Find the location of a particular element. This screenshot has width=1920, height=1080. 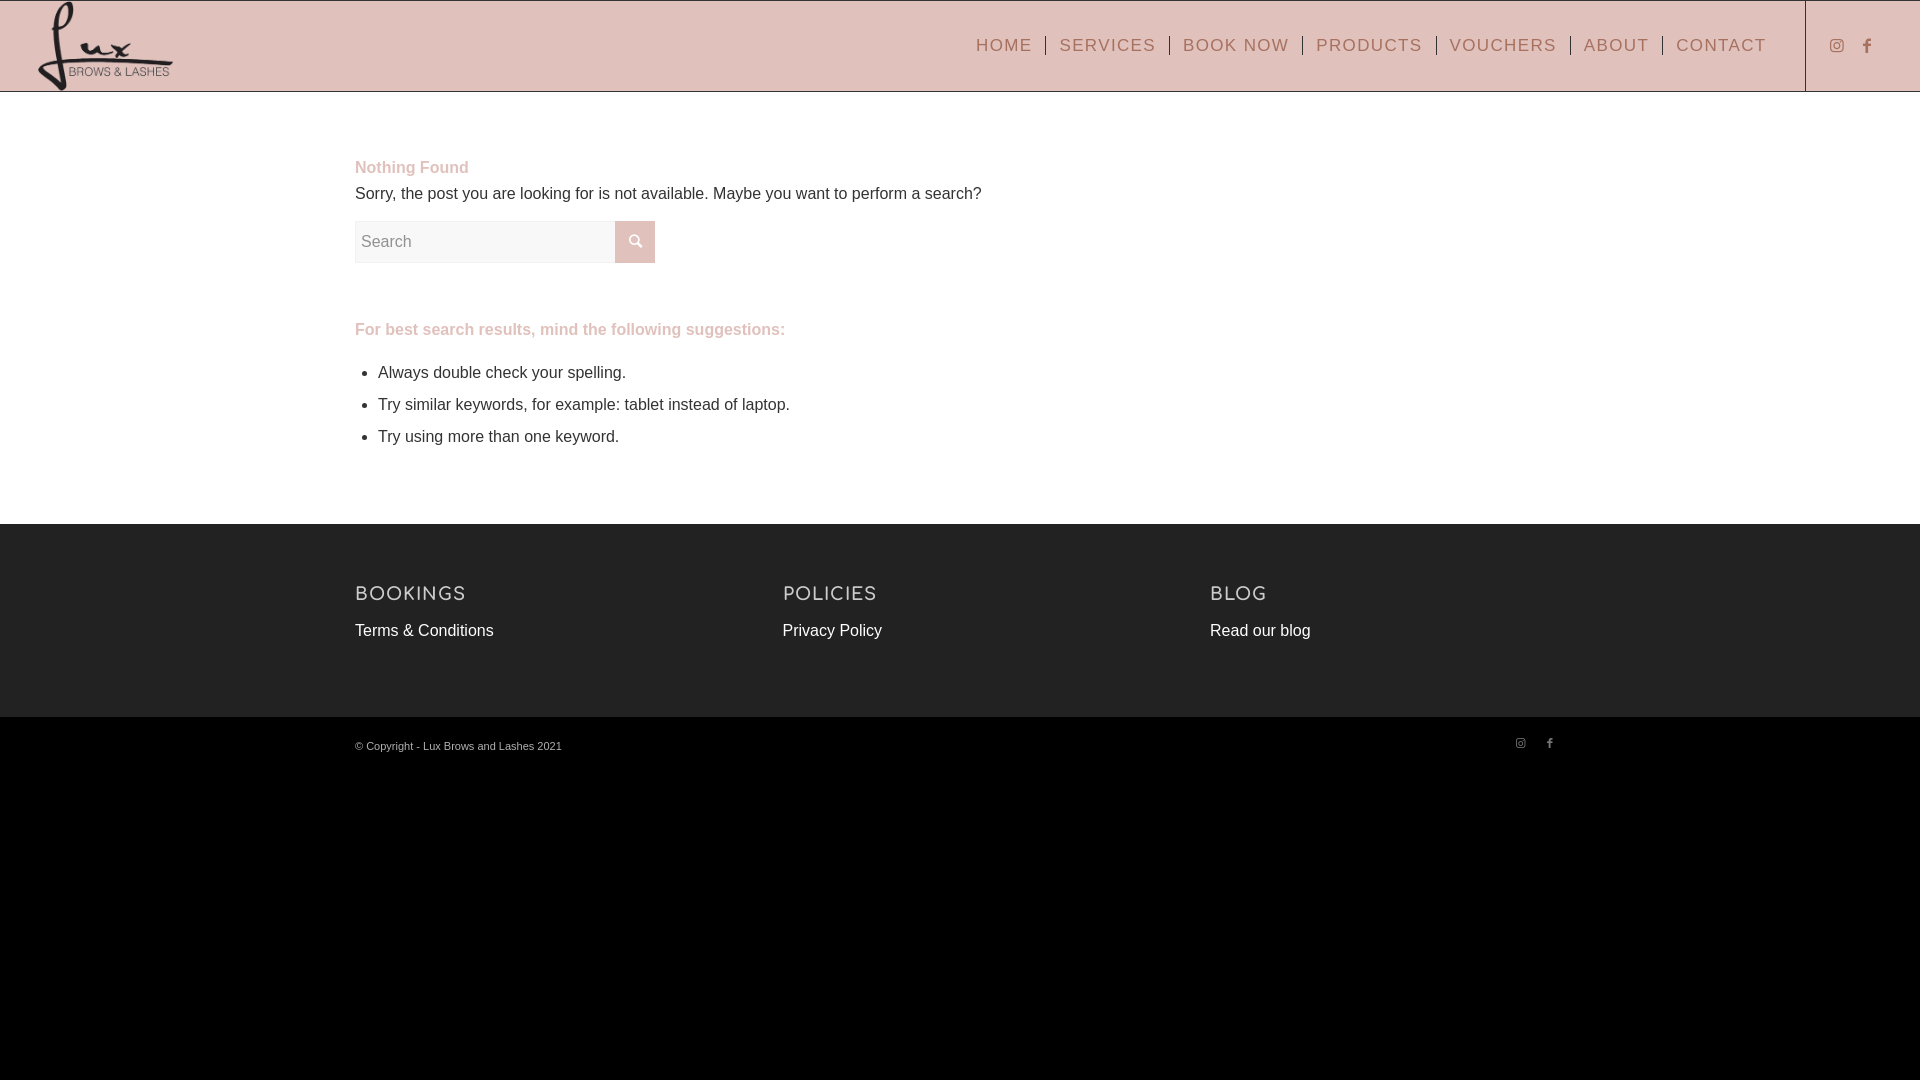

'Privacy Policy' is located at coordinates (833, 630).